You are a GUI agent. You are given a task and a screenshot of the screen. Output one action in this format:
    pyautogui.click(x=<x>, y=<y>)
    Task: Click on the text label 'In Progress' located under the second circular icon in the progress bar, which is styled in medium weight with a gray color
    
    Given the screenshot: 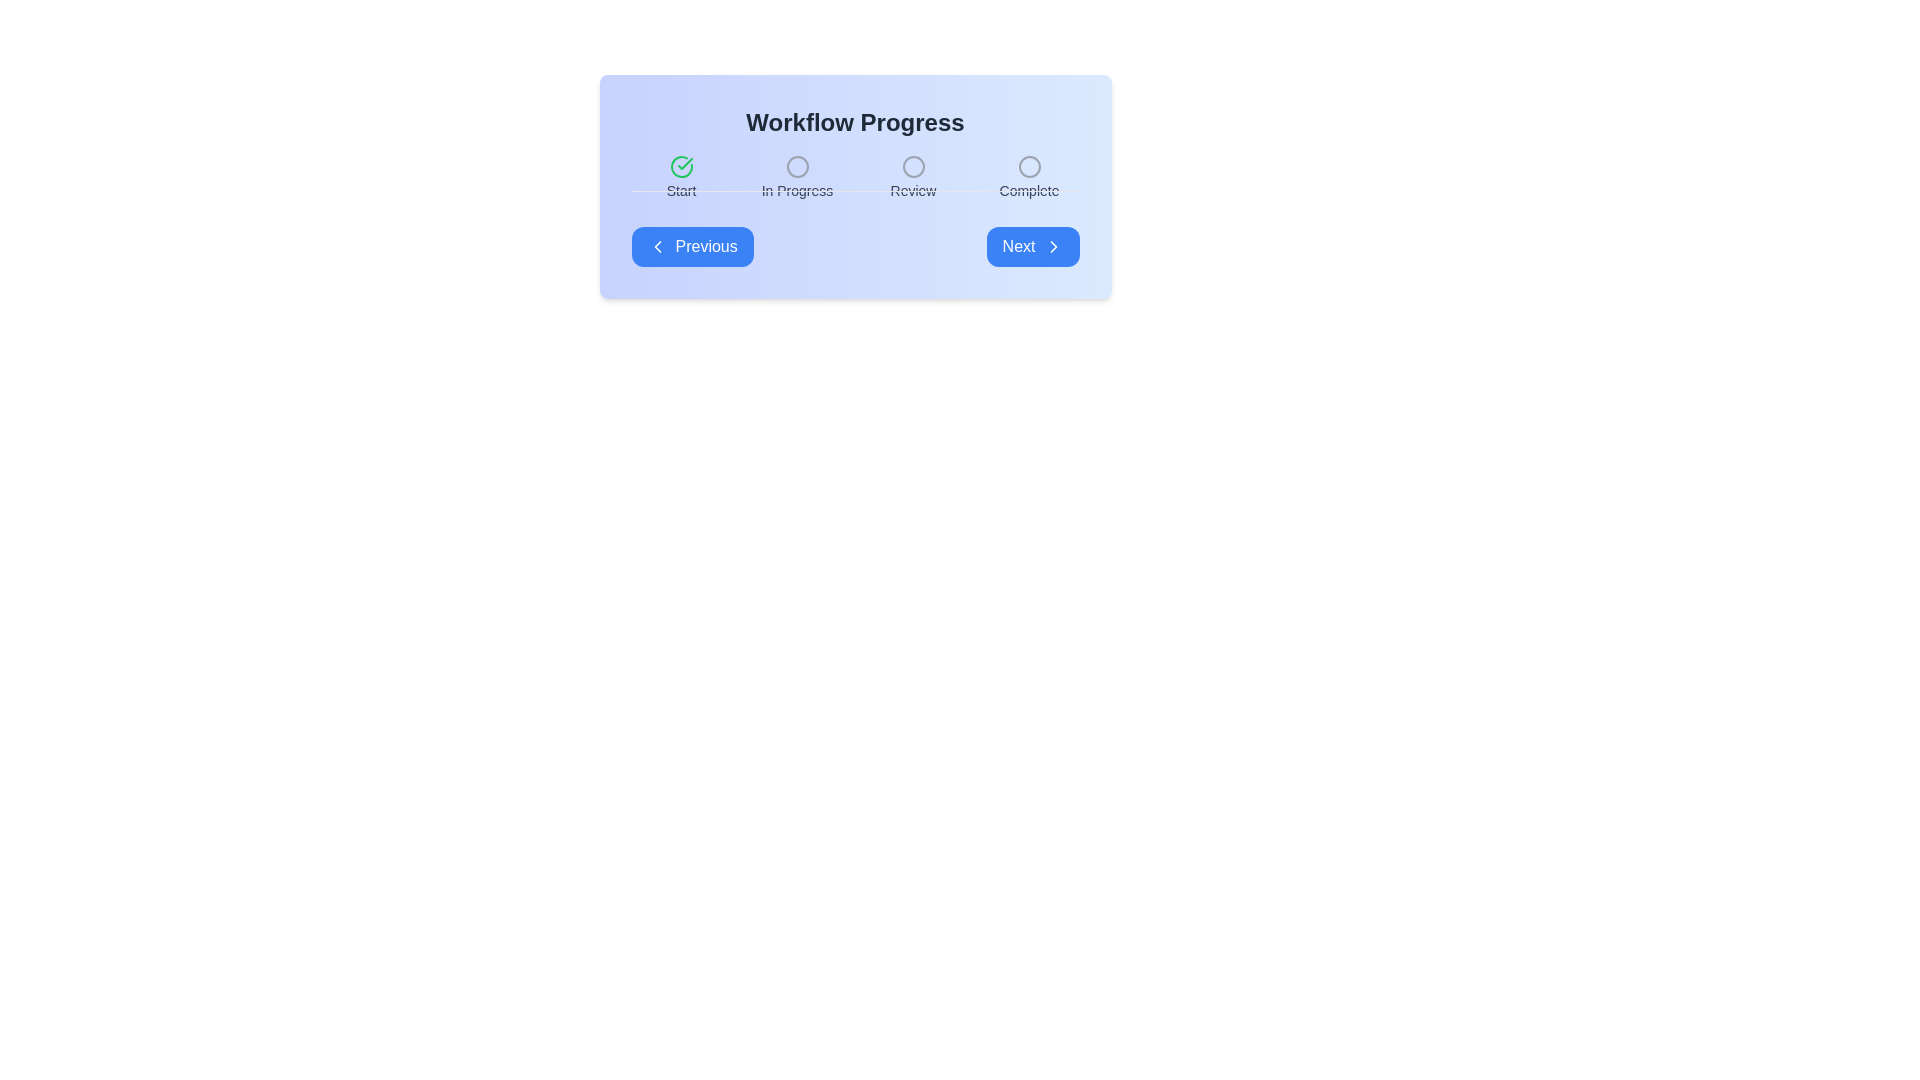 What is the action you would take?
    pyautogui.click(x=796, y=191)
    